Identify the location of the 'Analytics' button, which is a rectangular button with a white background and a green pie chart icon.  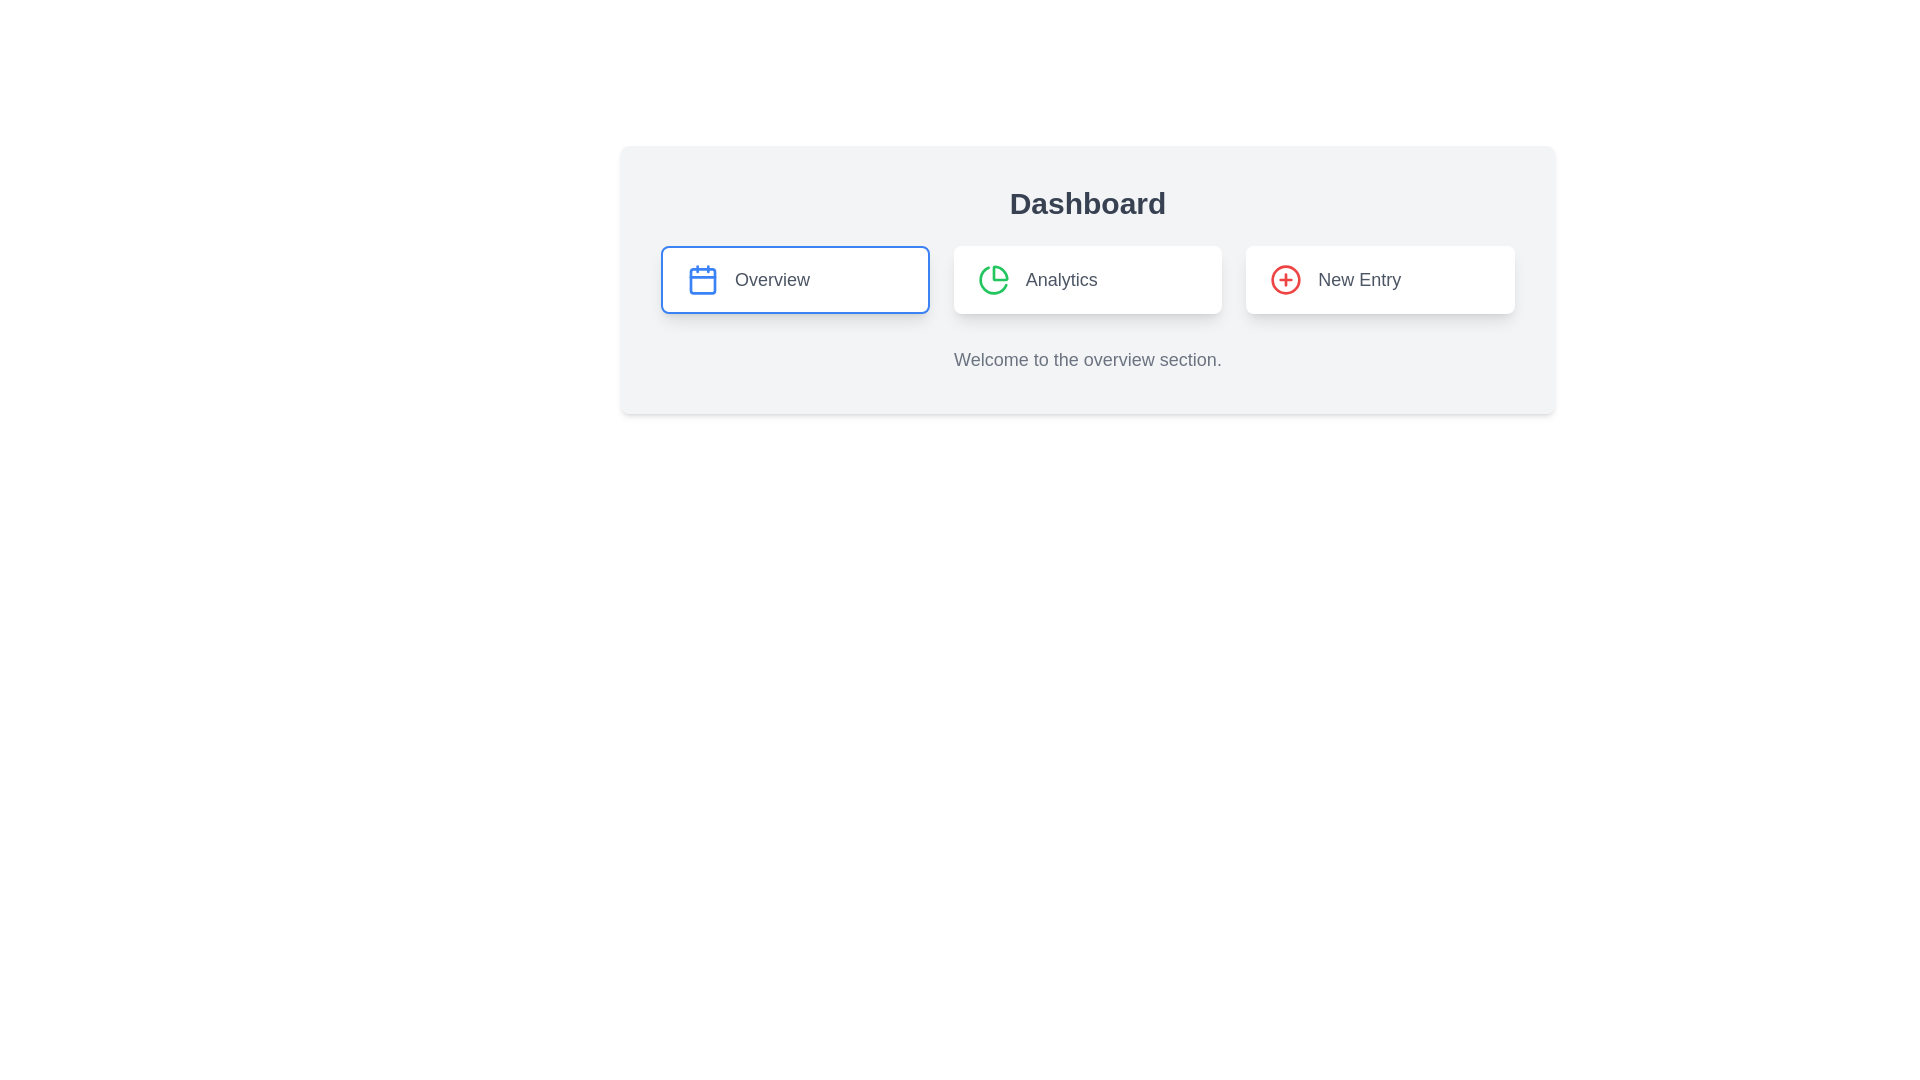
(1087, 280).